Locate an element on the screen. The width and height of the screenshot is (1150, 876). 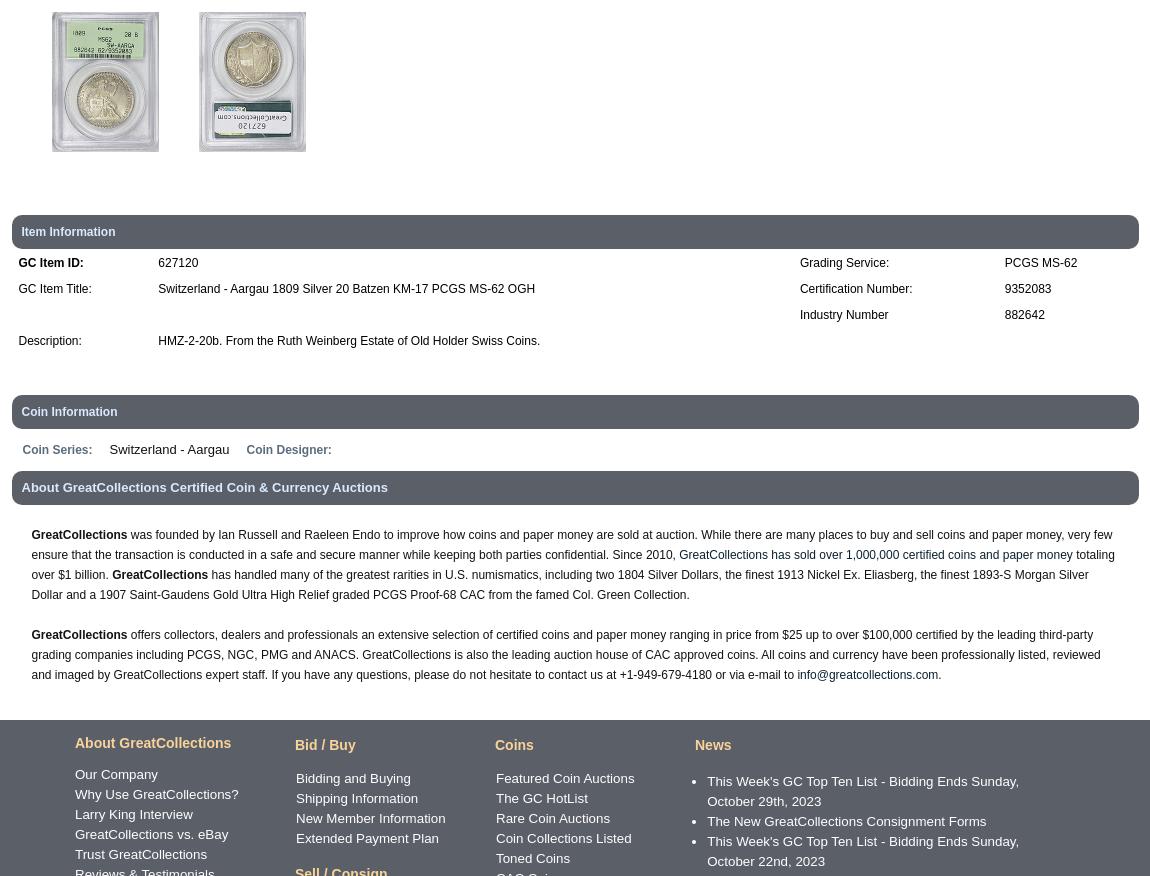
'info@greatcollections.com' is located at coordinates (867, 673).